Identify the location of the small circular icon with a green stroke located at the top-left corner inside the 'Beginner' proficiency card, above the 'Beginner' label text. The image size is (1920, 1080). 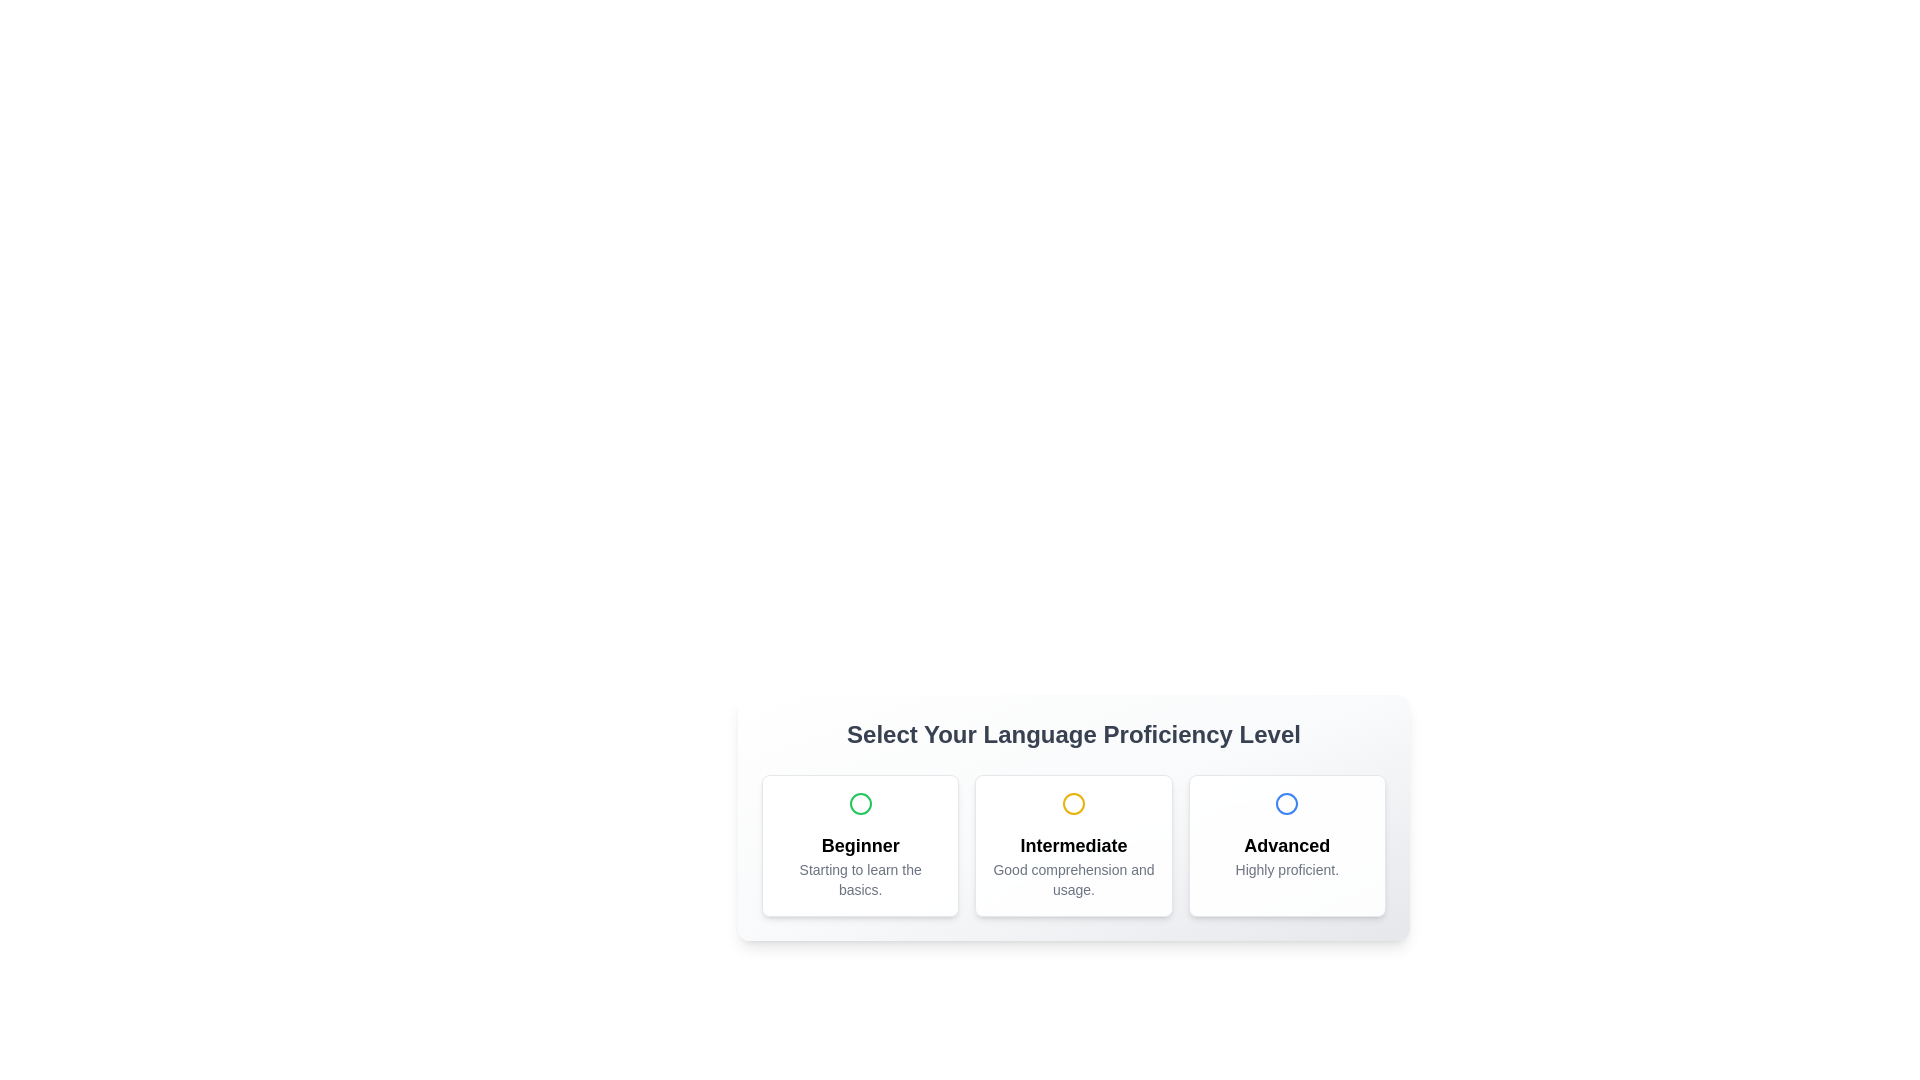
(860, 802).